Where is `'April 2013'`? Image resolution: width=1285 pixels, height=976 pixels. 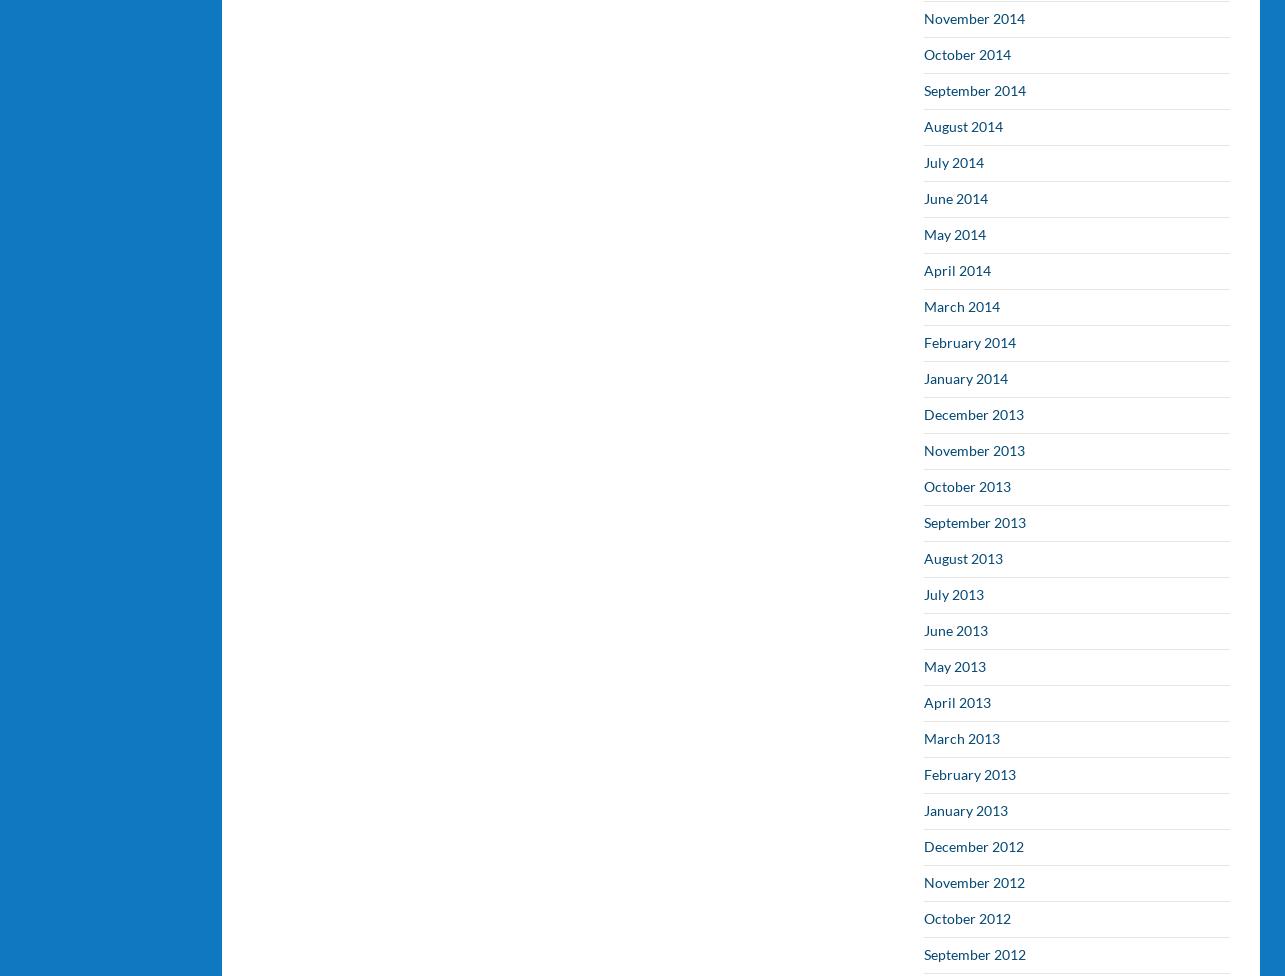 'April 2013' is located at coordinates (957, 701).